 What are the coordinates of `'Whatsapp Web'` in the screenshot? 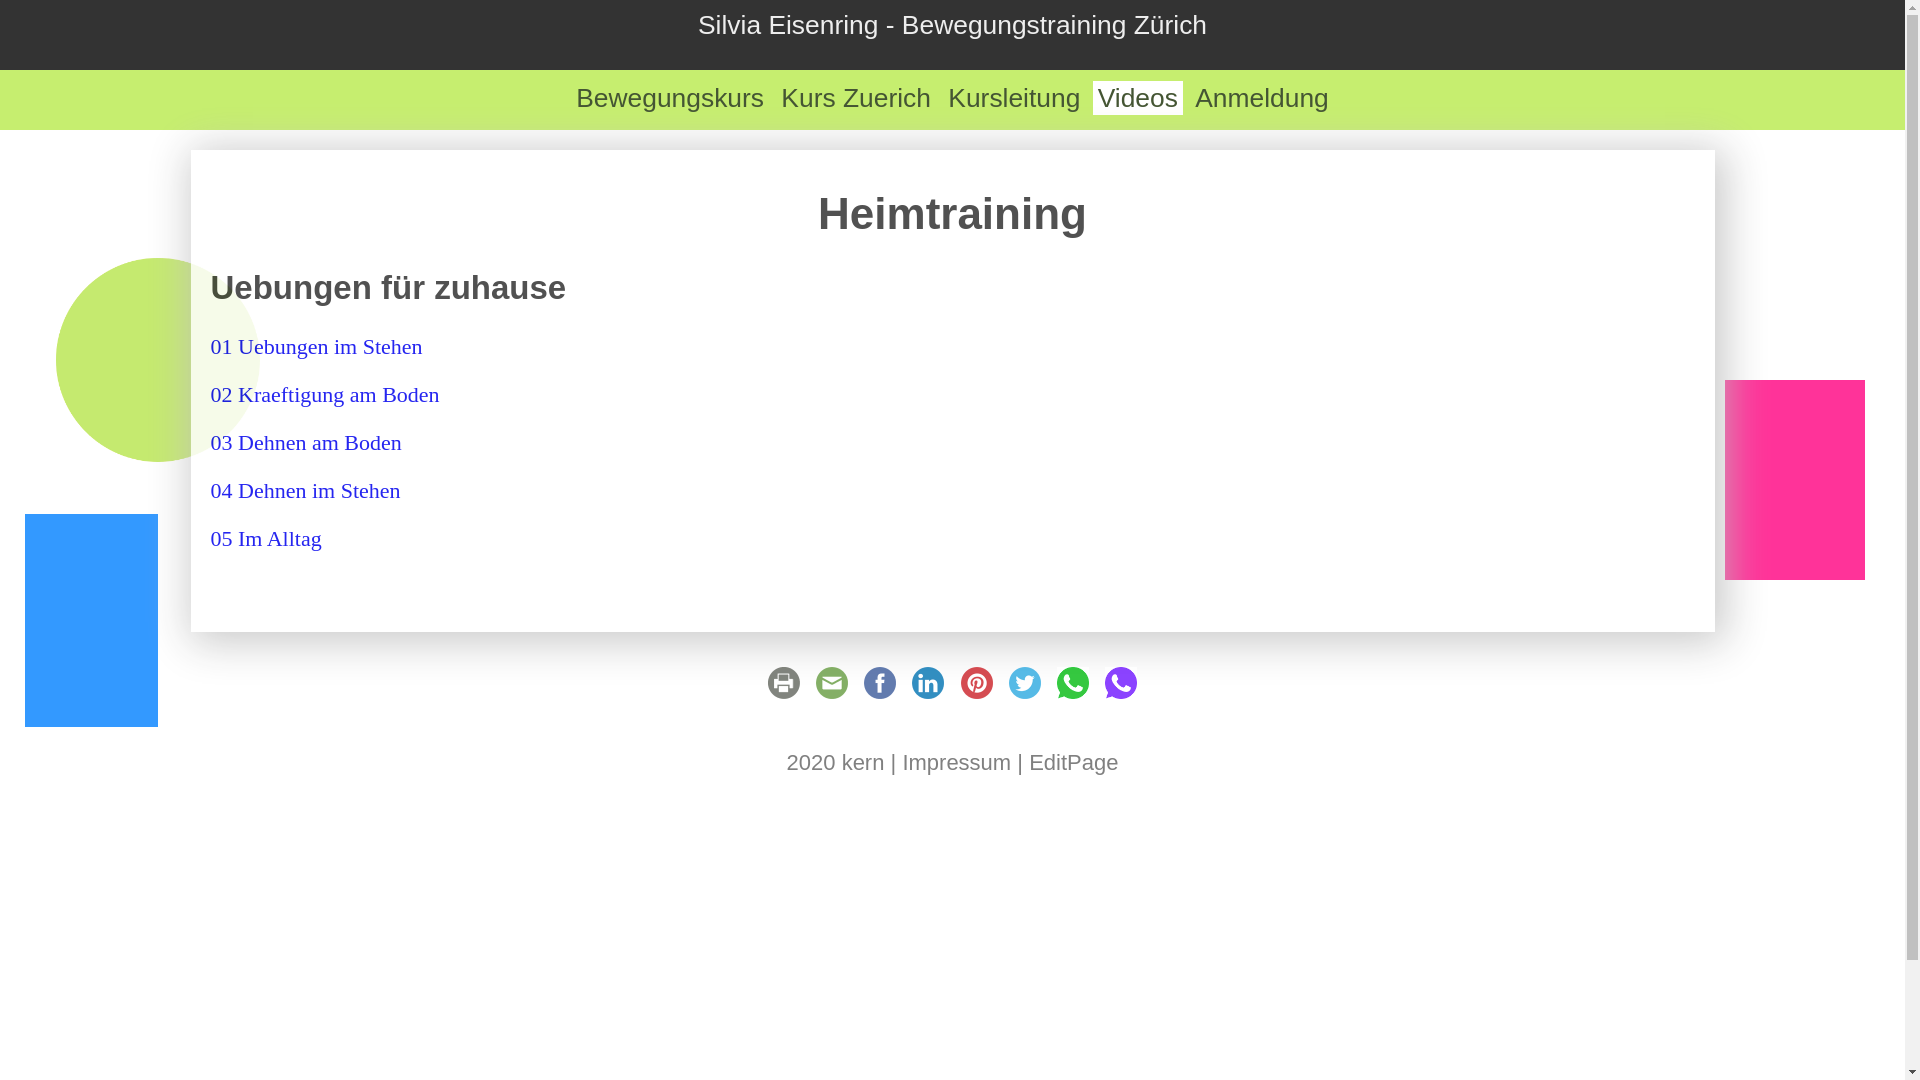 It's located at (1121, 690).